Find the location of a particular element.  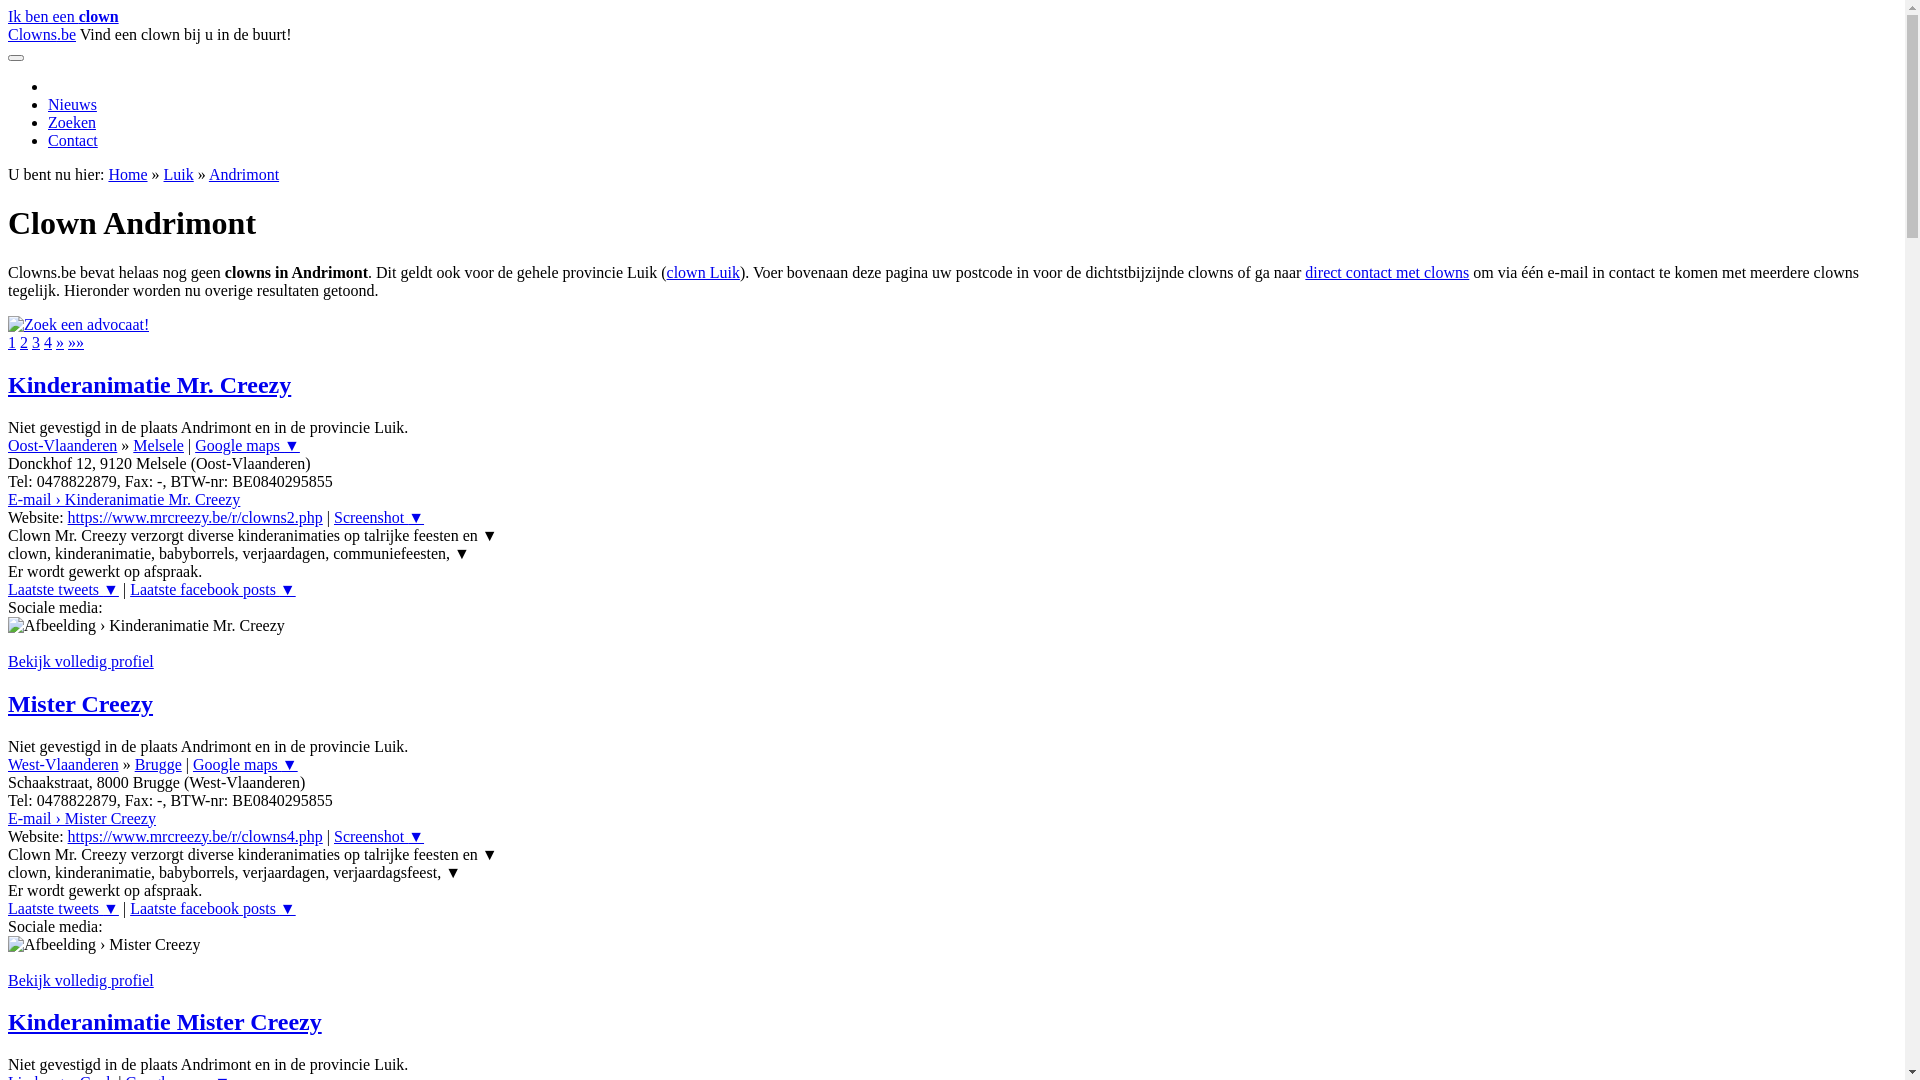

'Kinderanimatie Mr. Creezy' is located at coordinates (148, 385).